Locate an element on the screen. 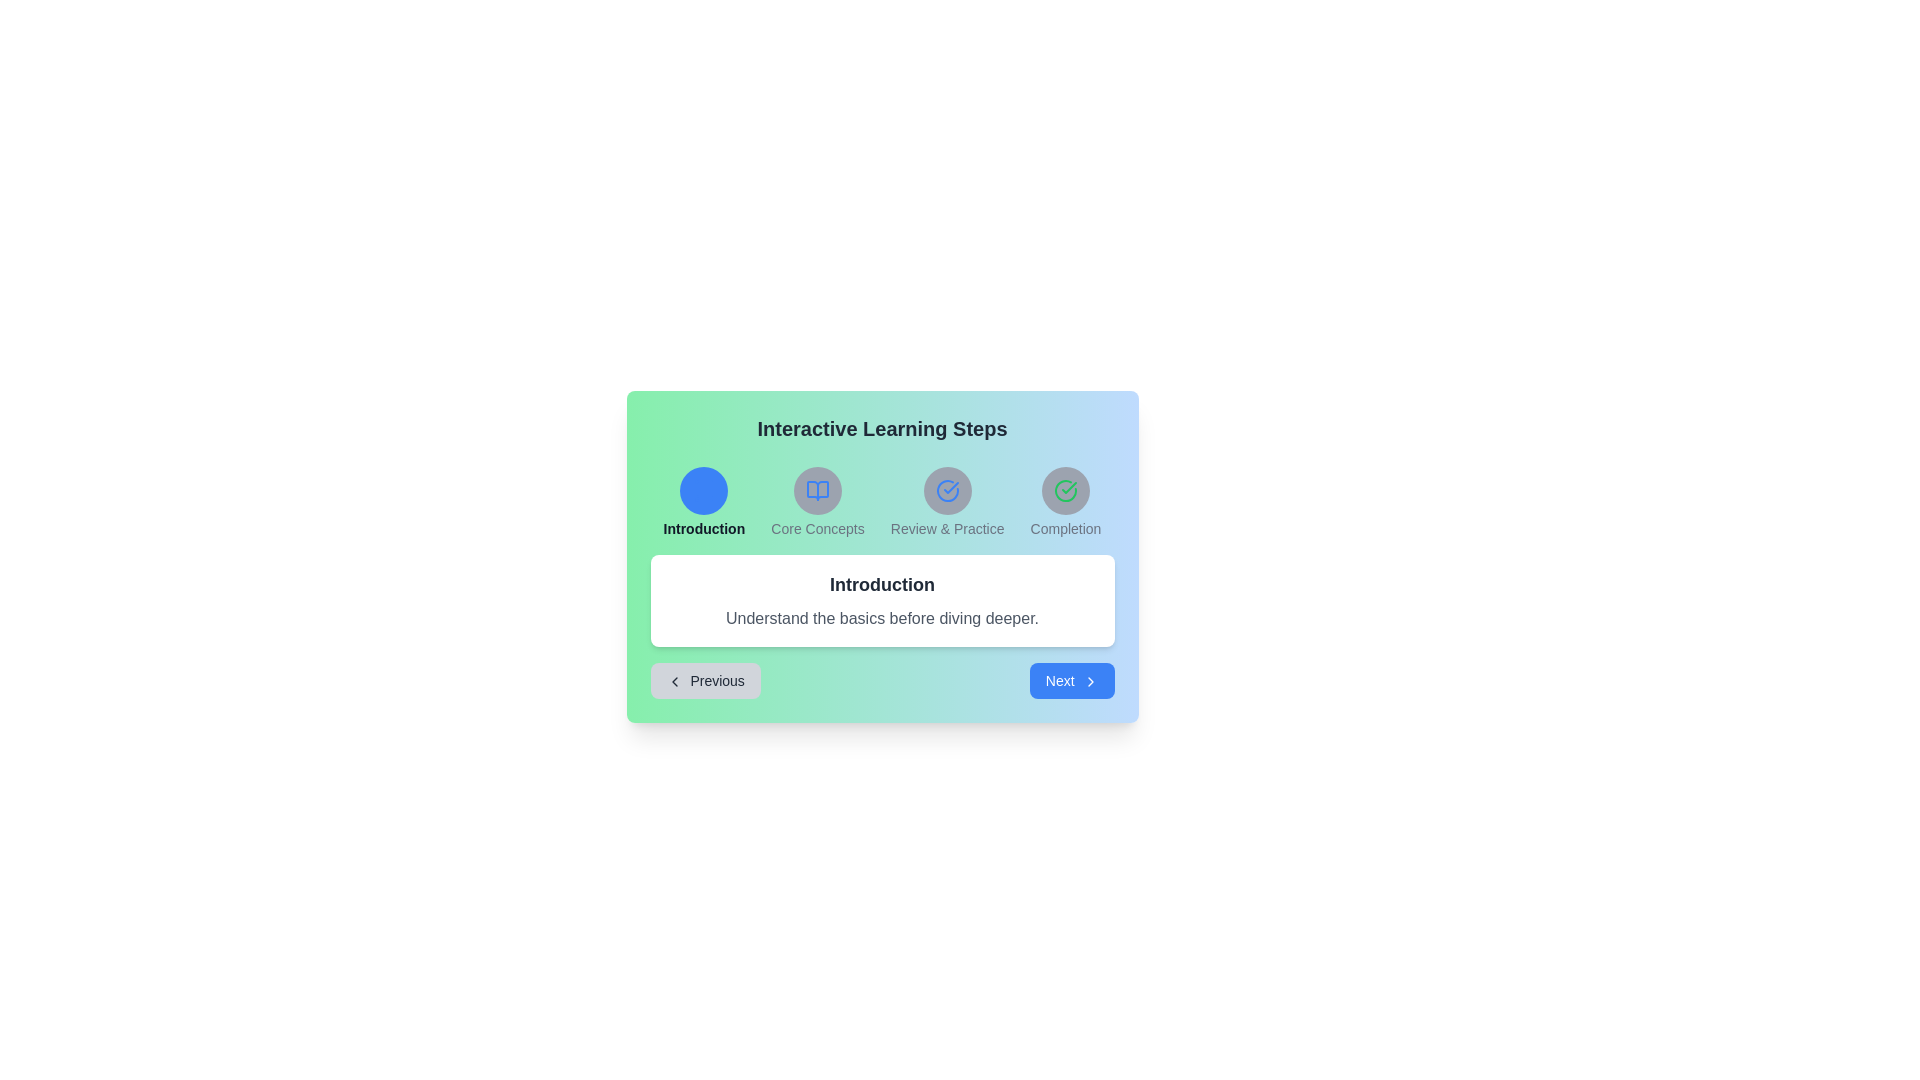 The width and height of the screenshot is (1920, 1080). the text label reading 'Completion', which is styled in a small, gray font and positioned below the circular check mark icon in the step indicator sequence is located at coordinates (1064, 527).